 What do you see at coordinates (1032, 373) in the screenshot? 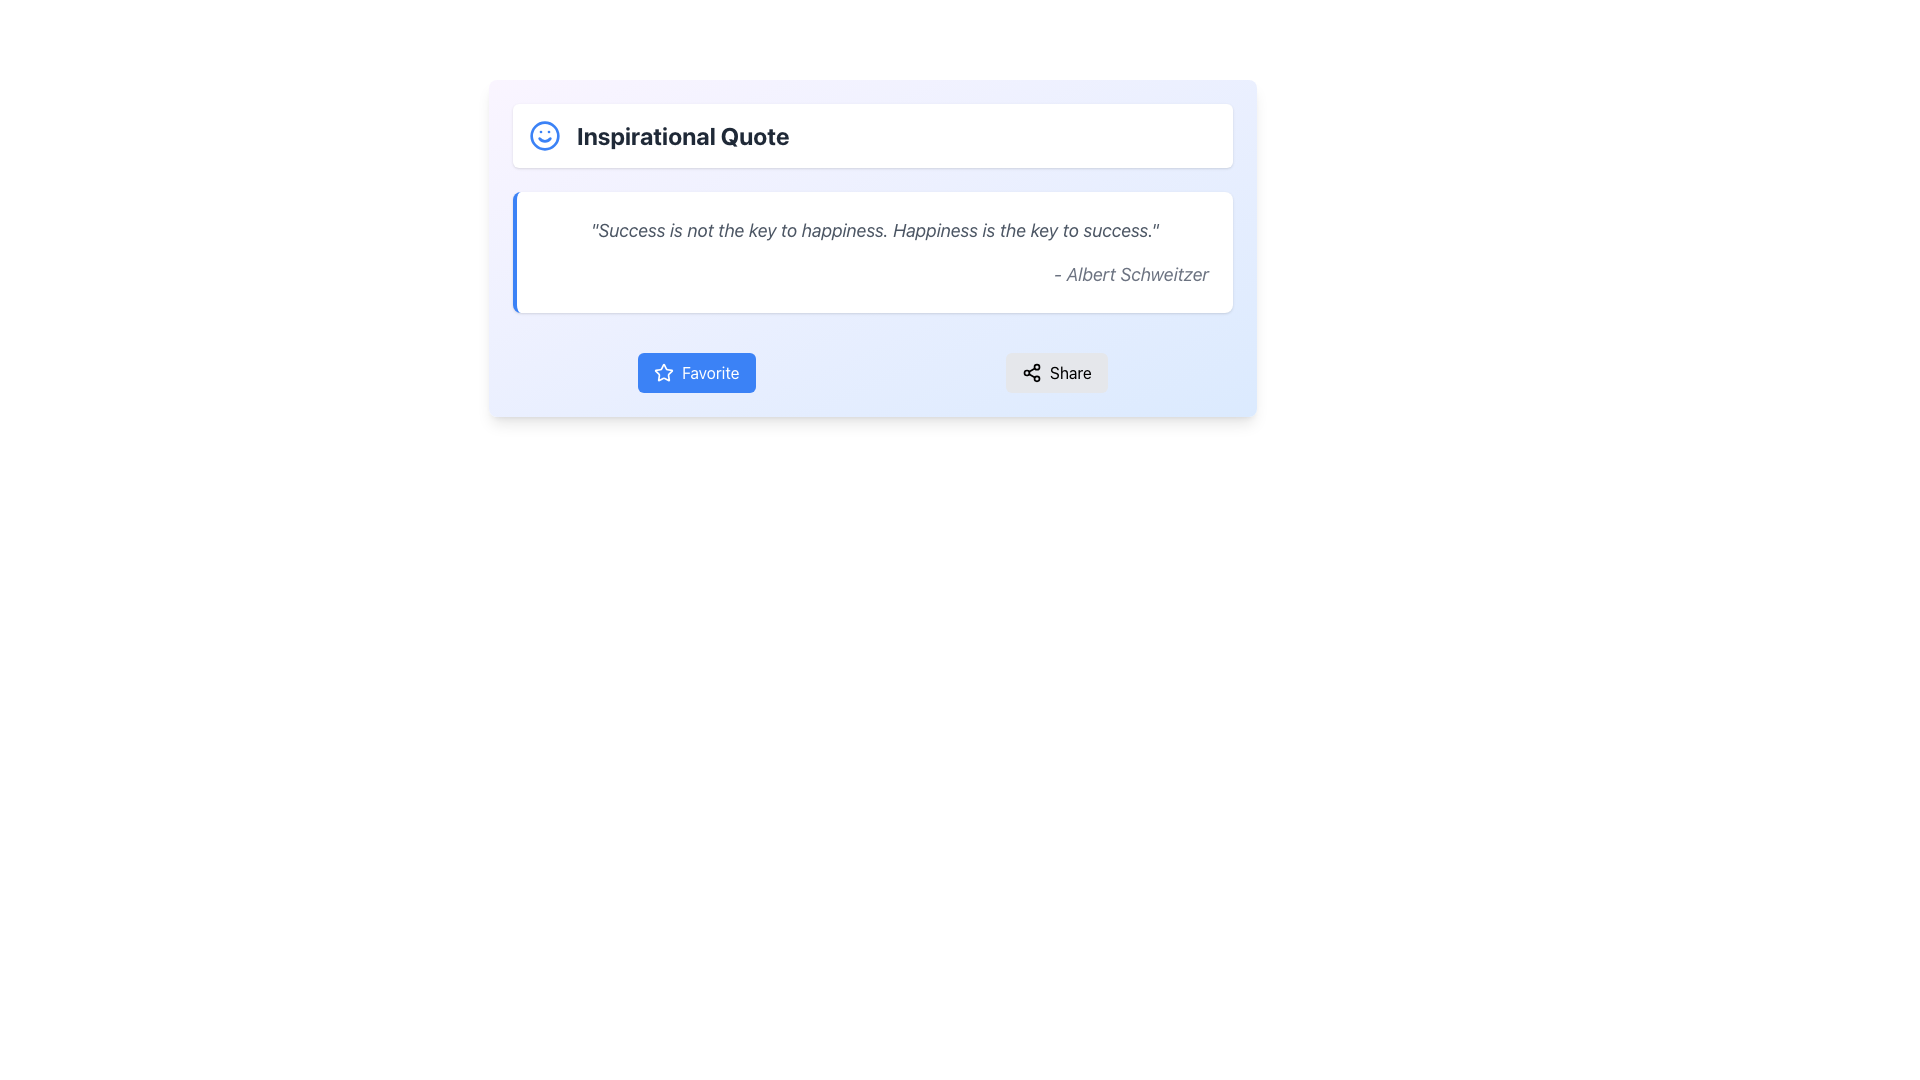
I see `the share icon within the 'Share' button located at the bottom-right corner of the card` at bounding box center [1032, 373].